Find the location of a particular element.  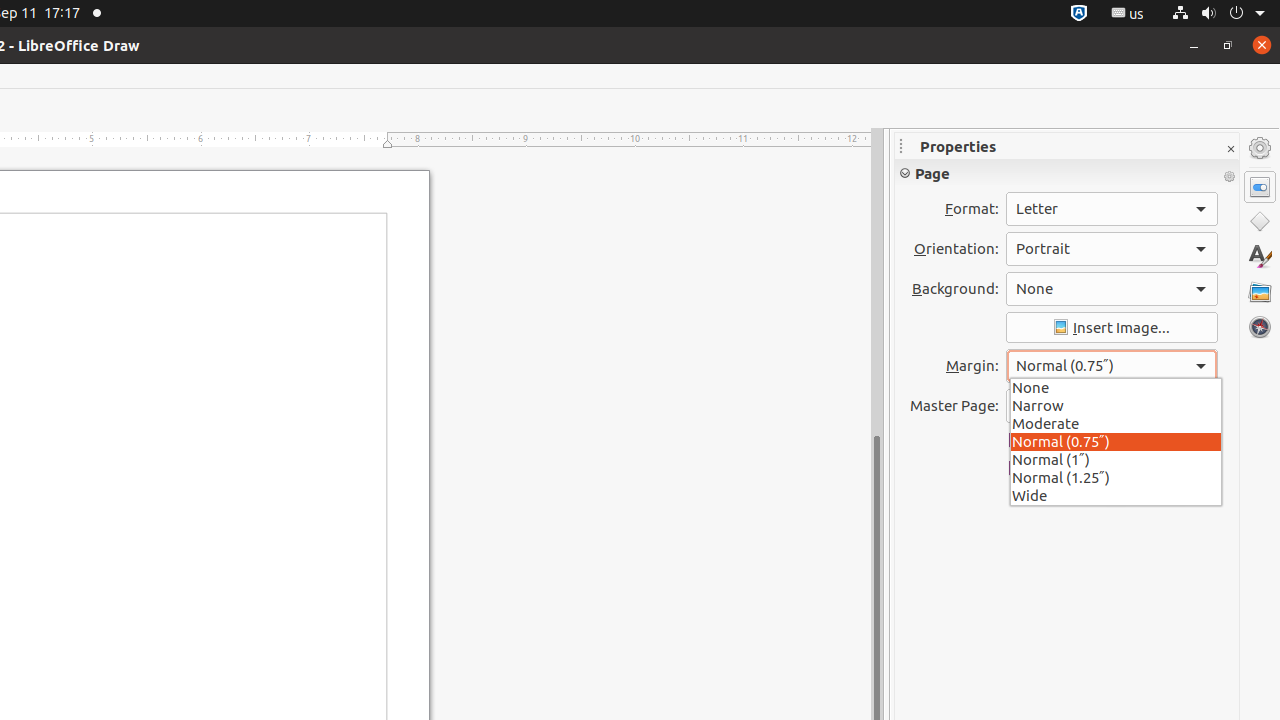

'Navigator' is located at coordinates (1259, 326).